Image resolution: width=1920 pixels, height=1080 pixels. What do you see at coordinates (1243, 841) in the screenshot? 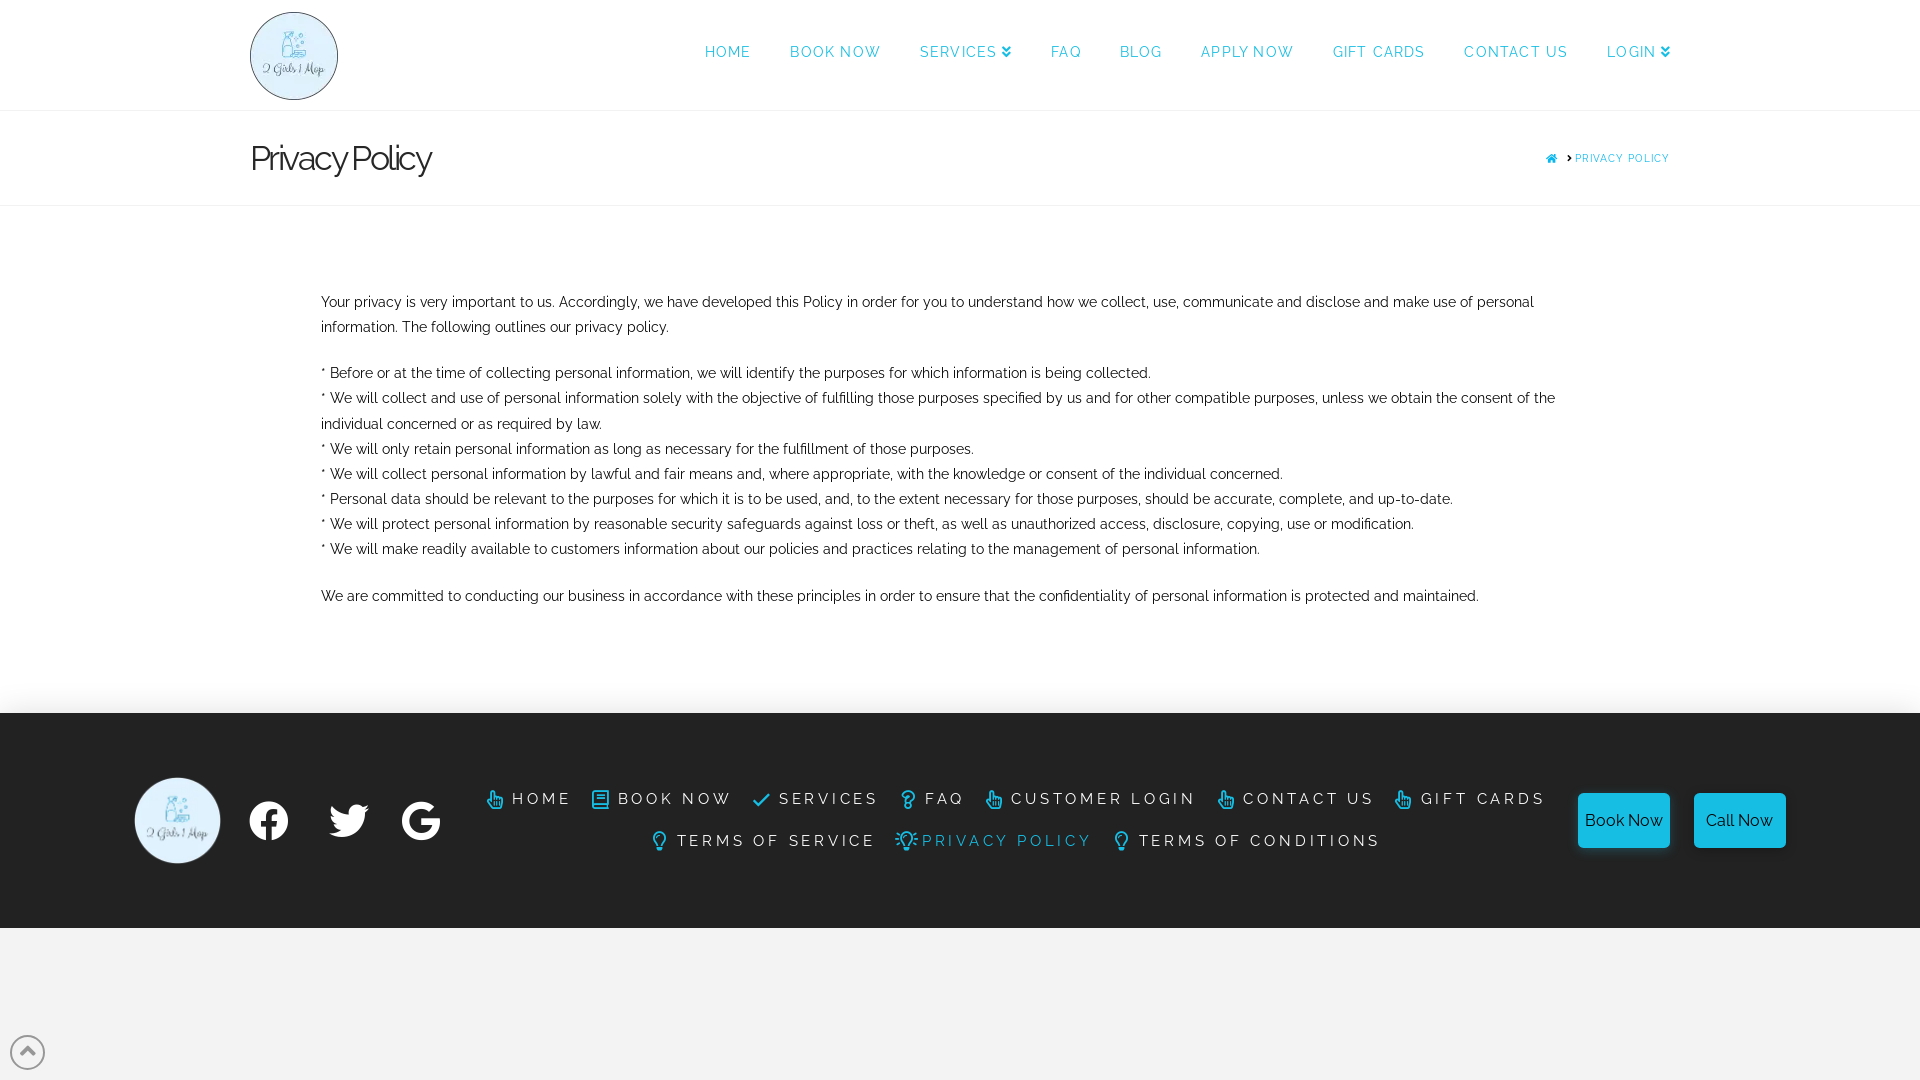
I see `'TERMS OF CONDITIONS'` at bounding box center [1243, 841].